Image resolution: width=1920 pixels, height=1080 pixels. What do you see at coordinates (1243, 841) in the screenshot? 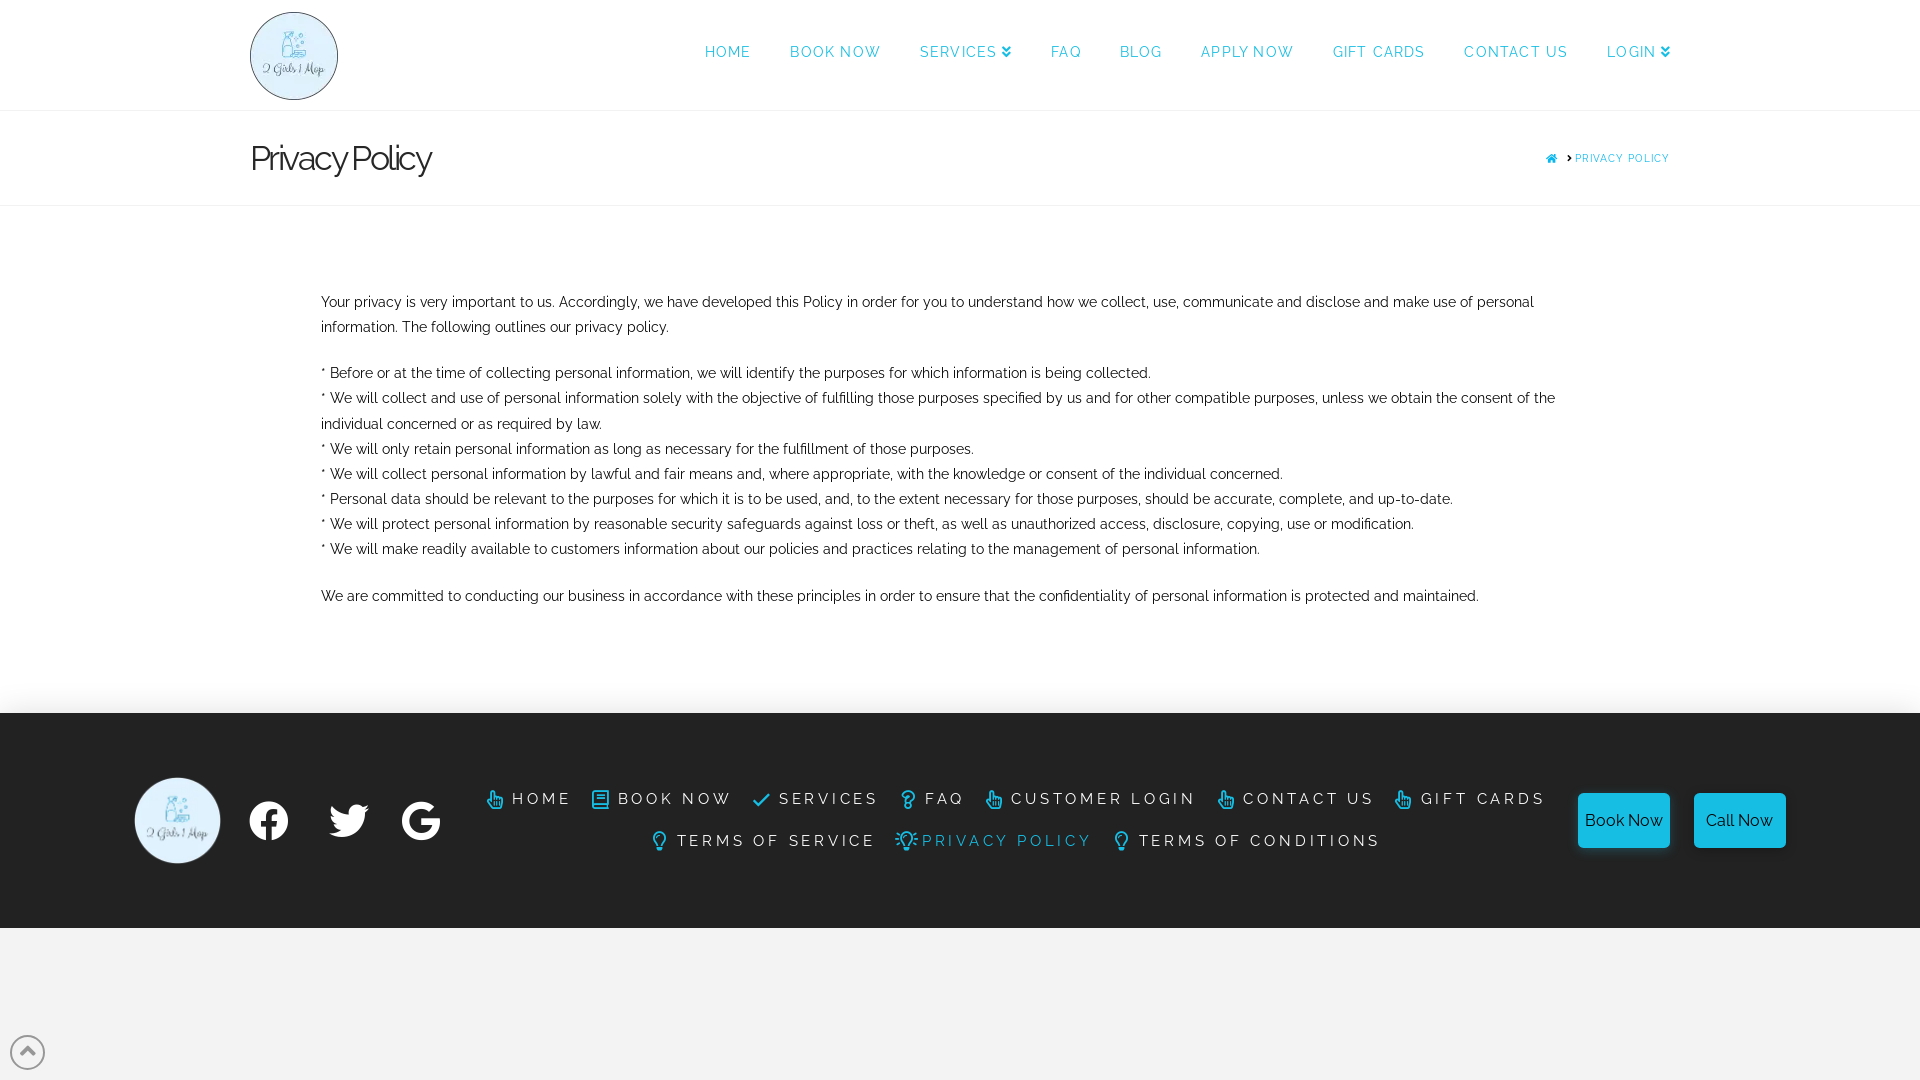
I see `'TERMS OF CONDITIONS'` at bounding box center [1243, 841].